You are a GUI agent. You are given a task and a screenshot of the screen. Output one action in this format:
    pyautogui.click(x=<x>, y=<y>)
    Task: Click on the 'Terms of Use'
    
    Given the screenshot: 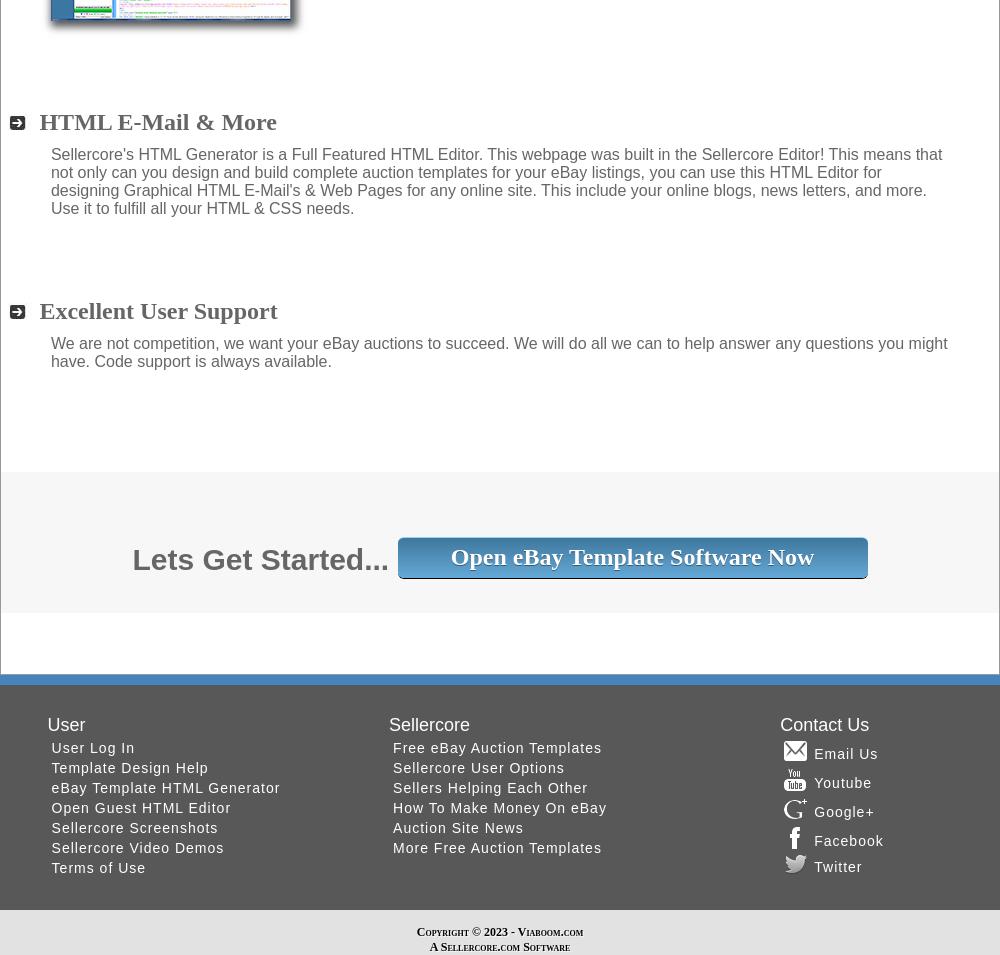 What is the action you would take?
    pyautogui.click(x=97, y=867)
    